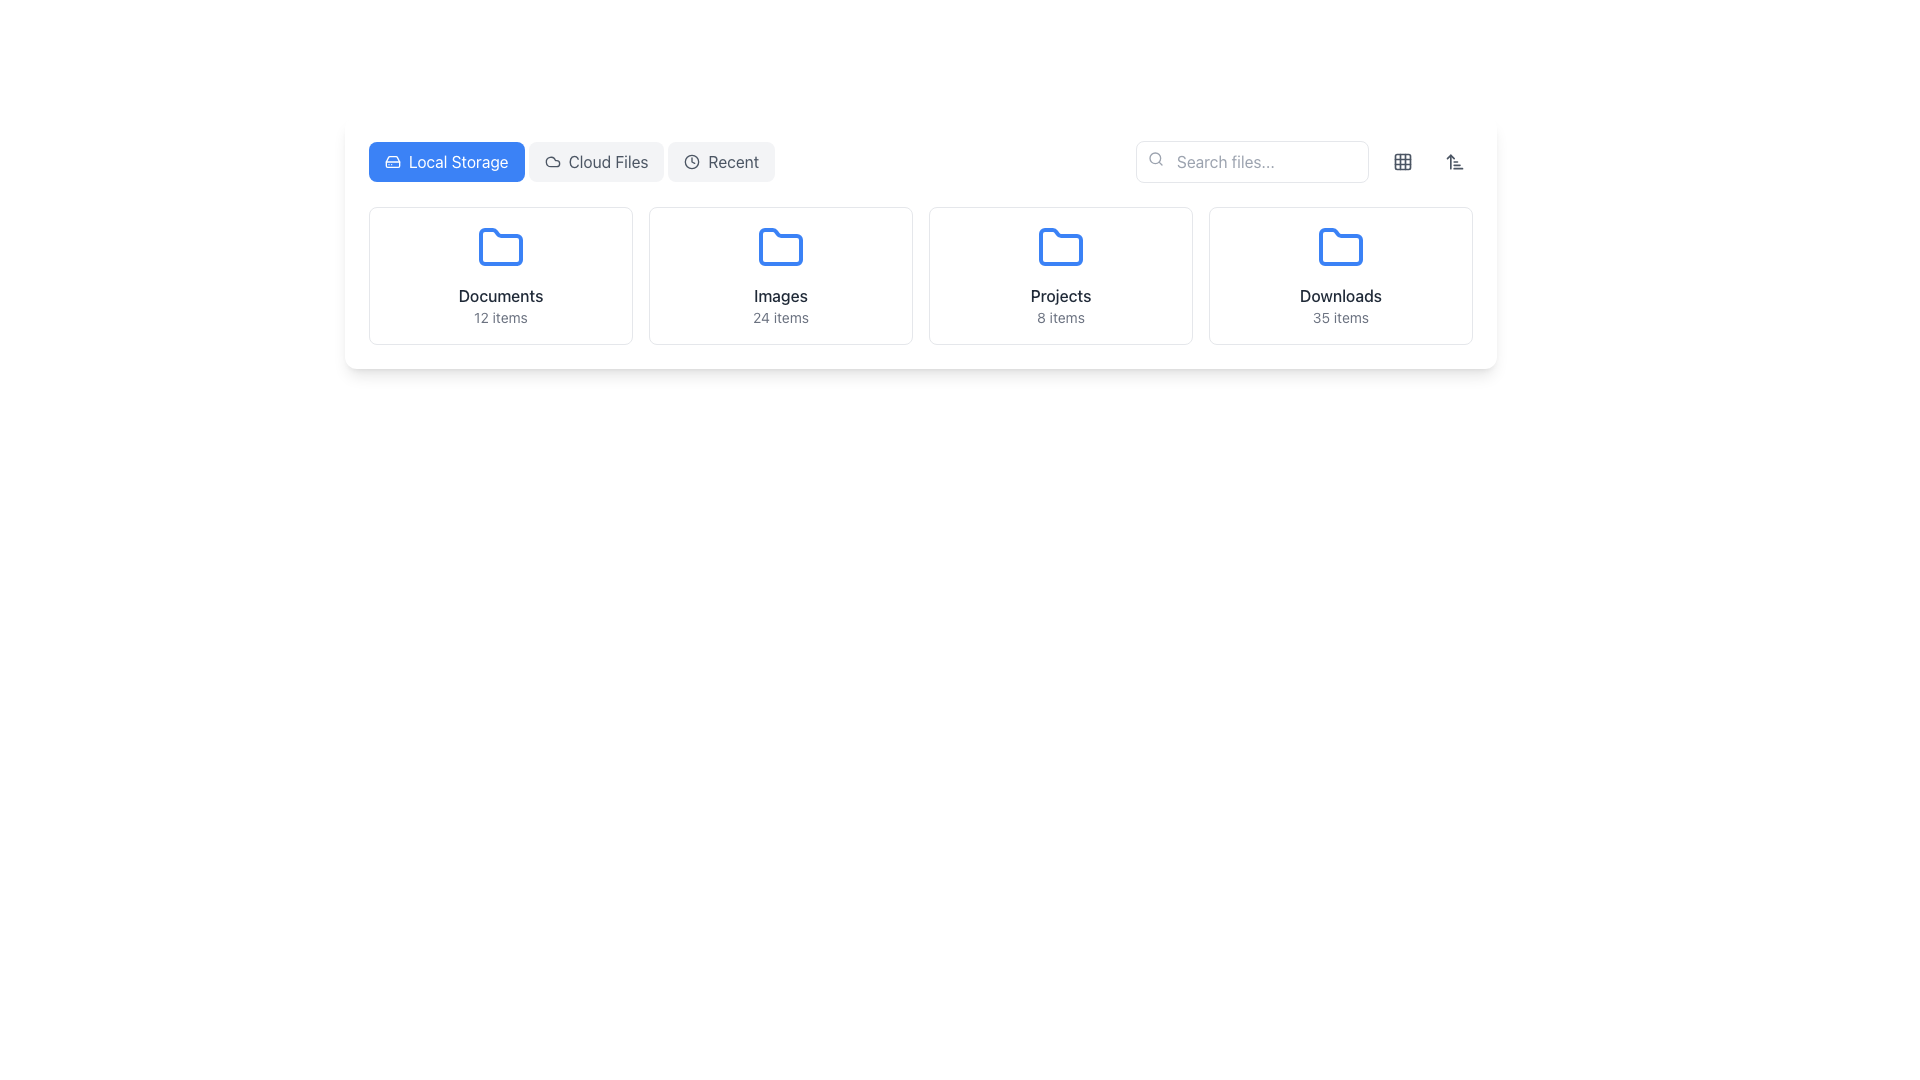  What do you see at coordinates (1251, 161) in the screenshot?
I see `the text input box located towards the top-right of the interface by using keyboard shortcuts to input search parameters` at bounding box center [1251, 161].